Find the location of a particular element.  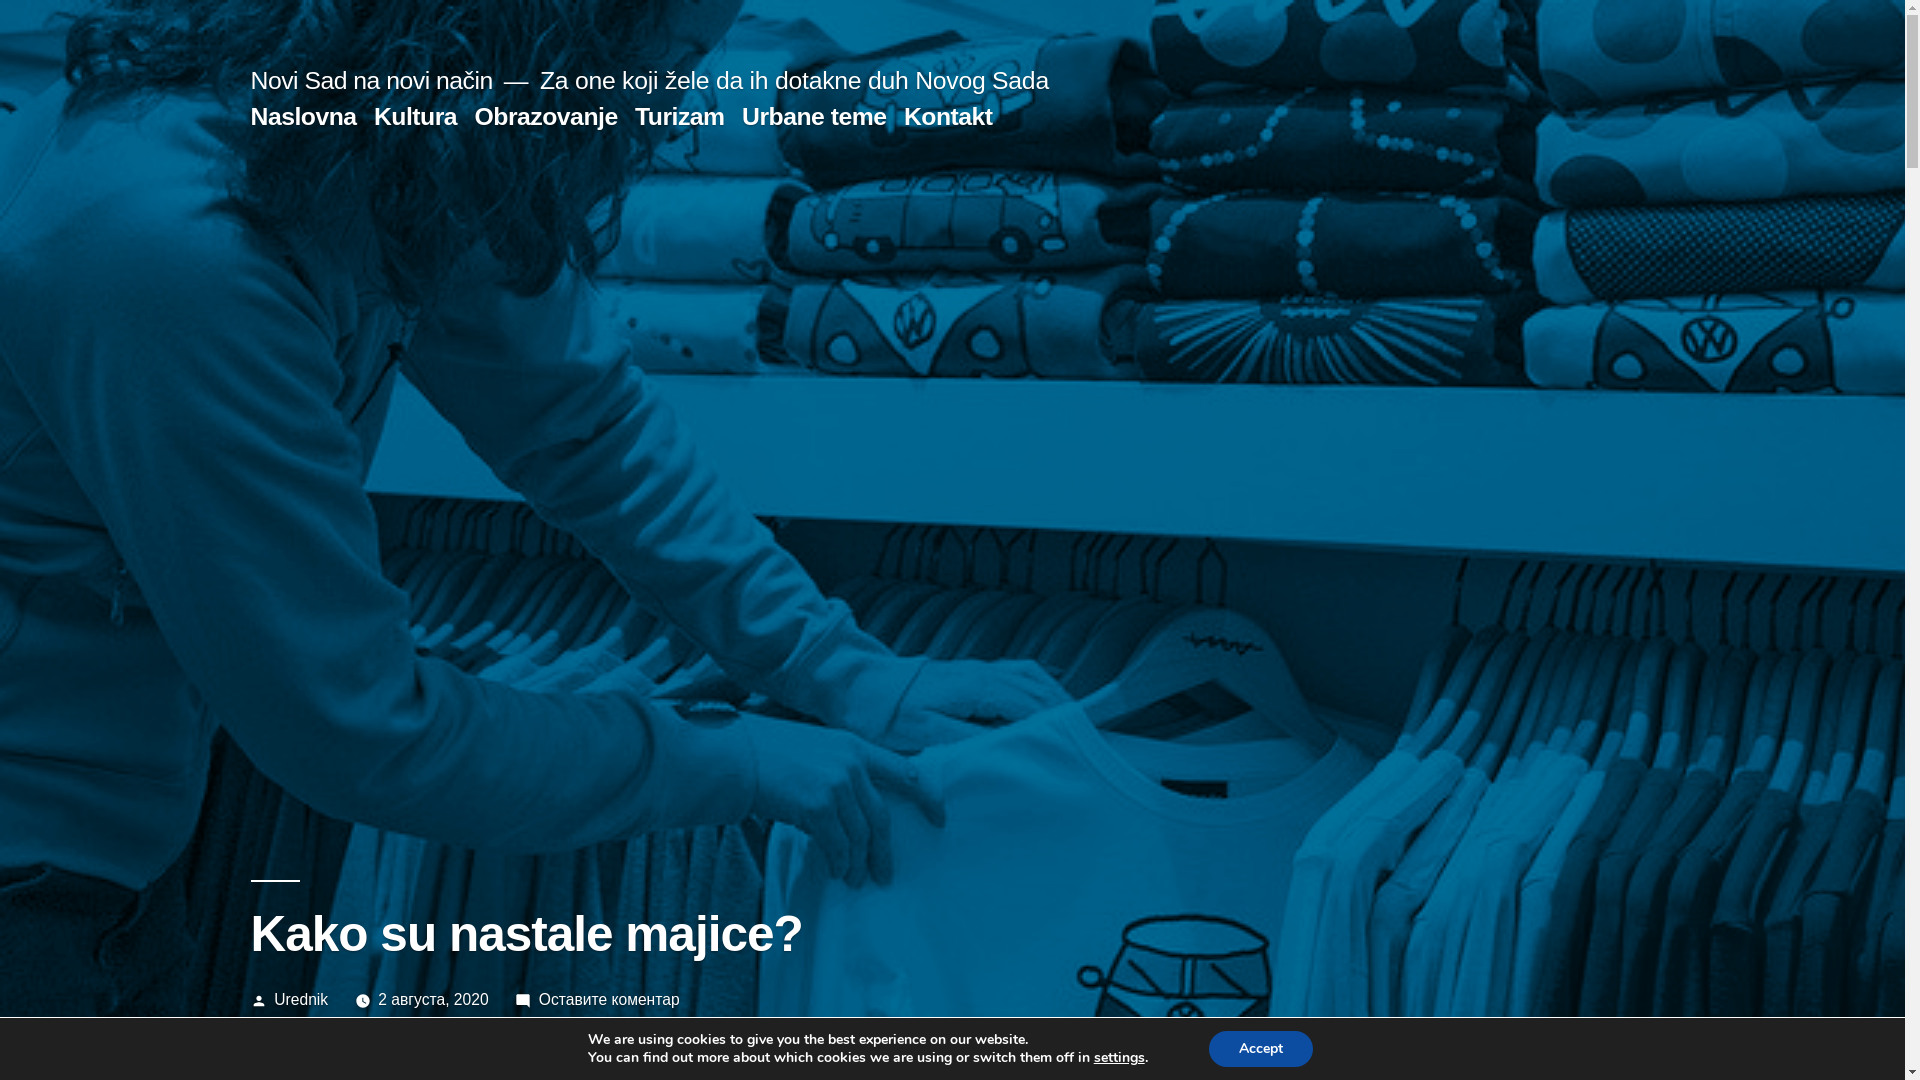

'Turizam' is located at coordinates (633, 116).